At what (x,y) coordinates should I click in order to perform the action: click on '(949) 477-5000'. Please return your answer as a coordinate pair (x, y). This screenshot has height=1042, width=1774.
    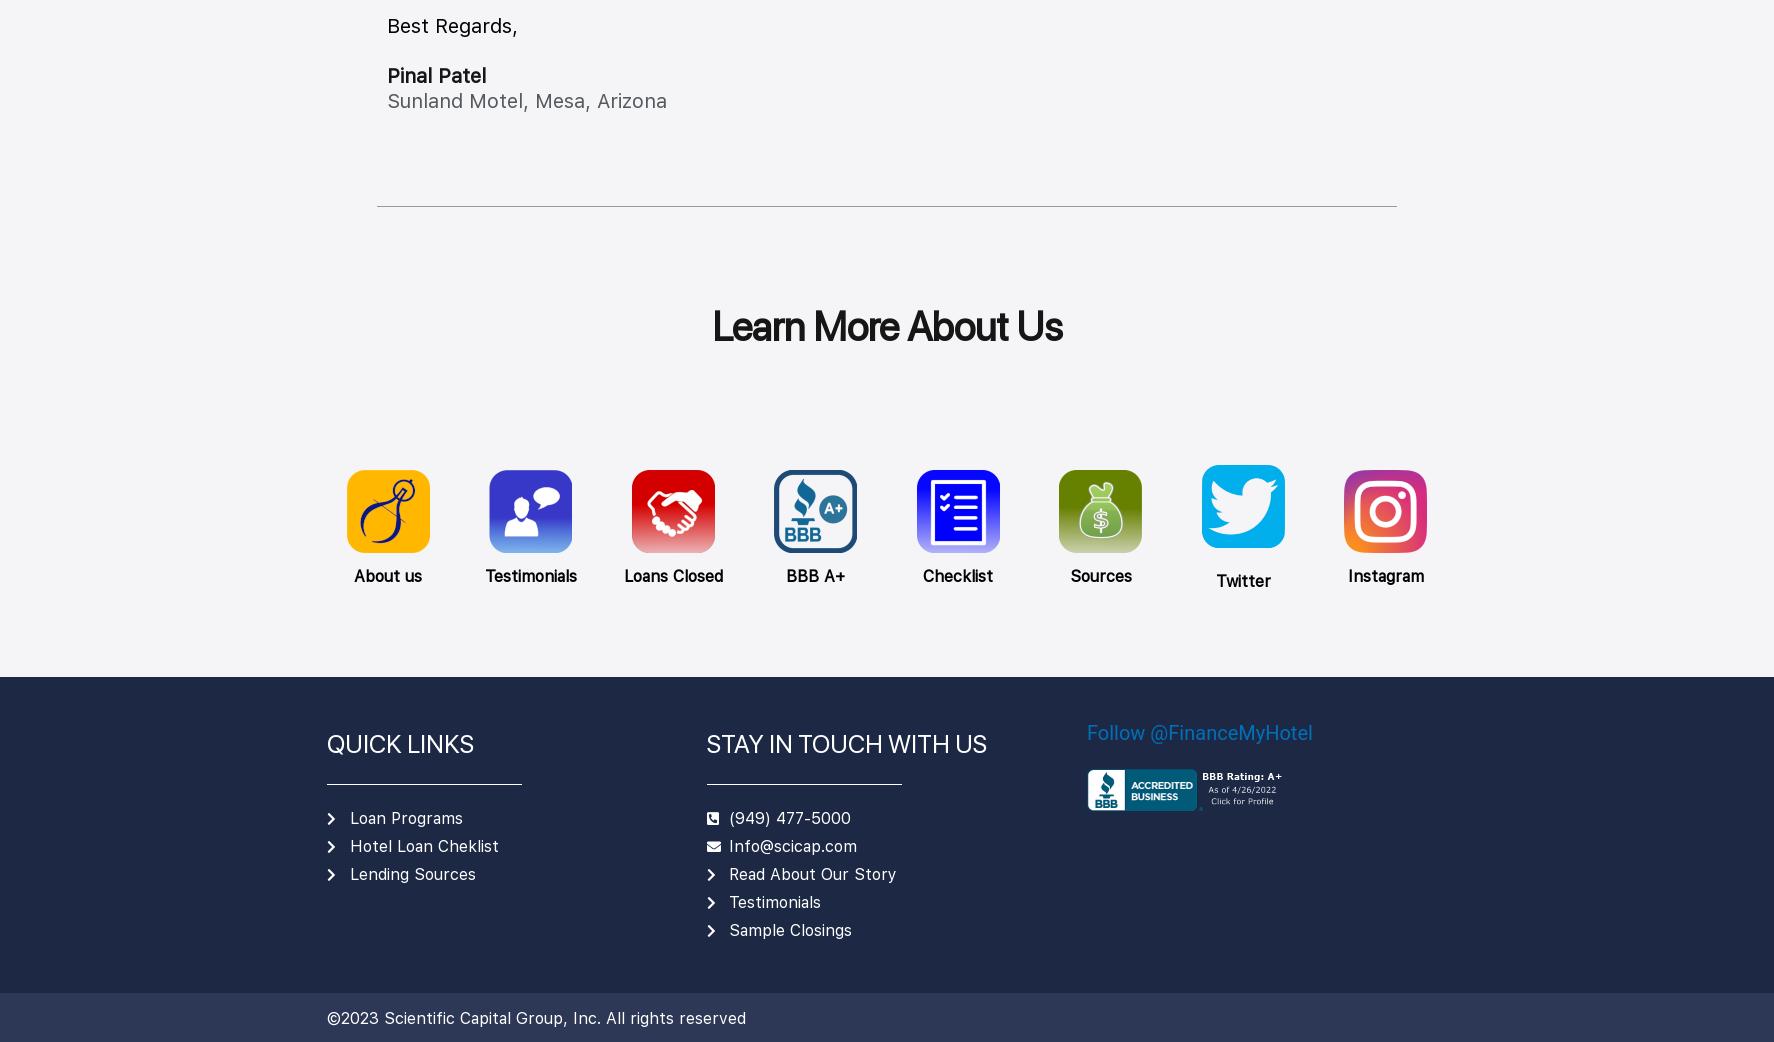
    Looking at the image, I should click on (788, 817).